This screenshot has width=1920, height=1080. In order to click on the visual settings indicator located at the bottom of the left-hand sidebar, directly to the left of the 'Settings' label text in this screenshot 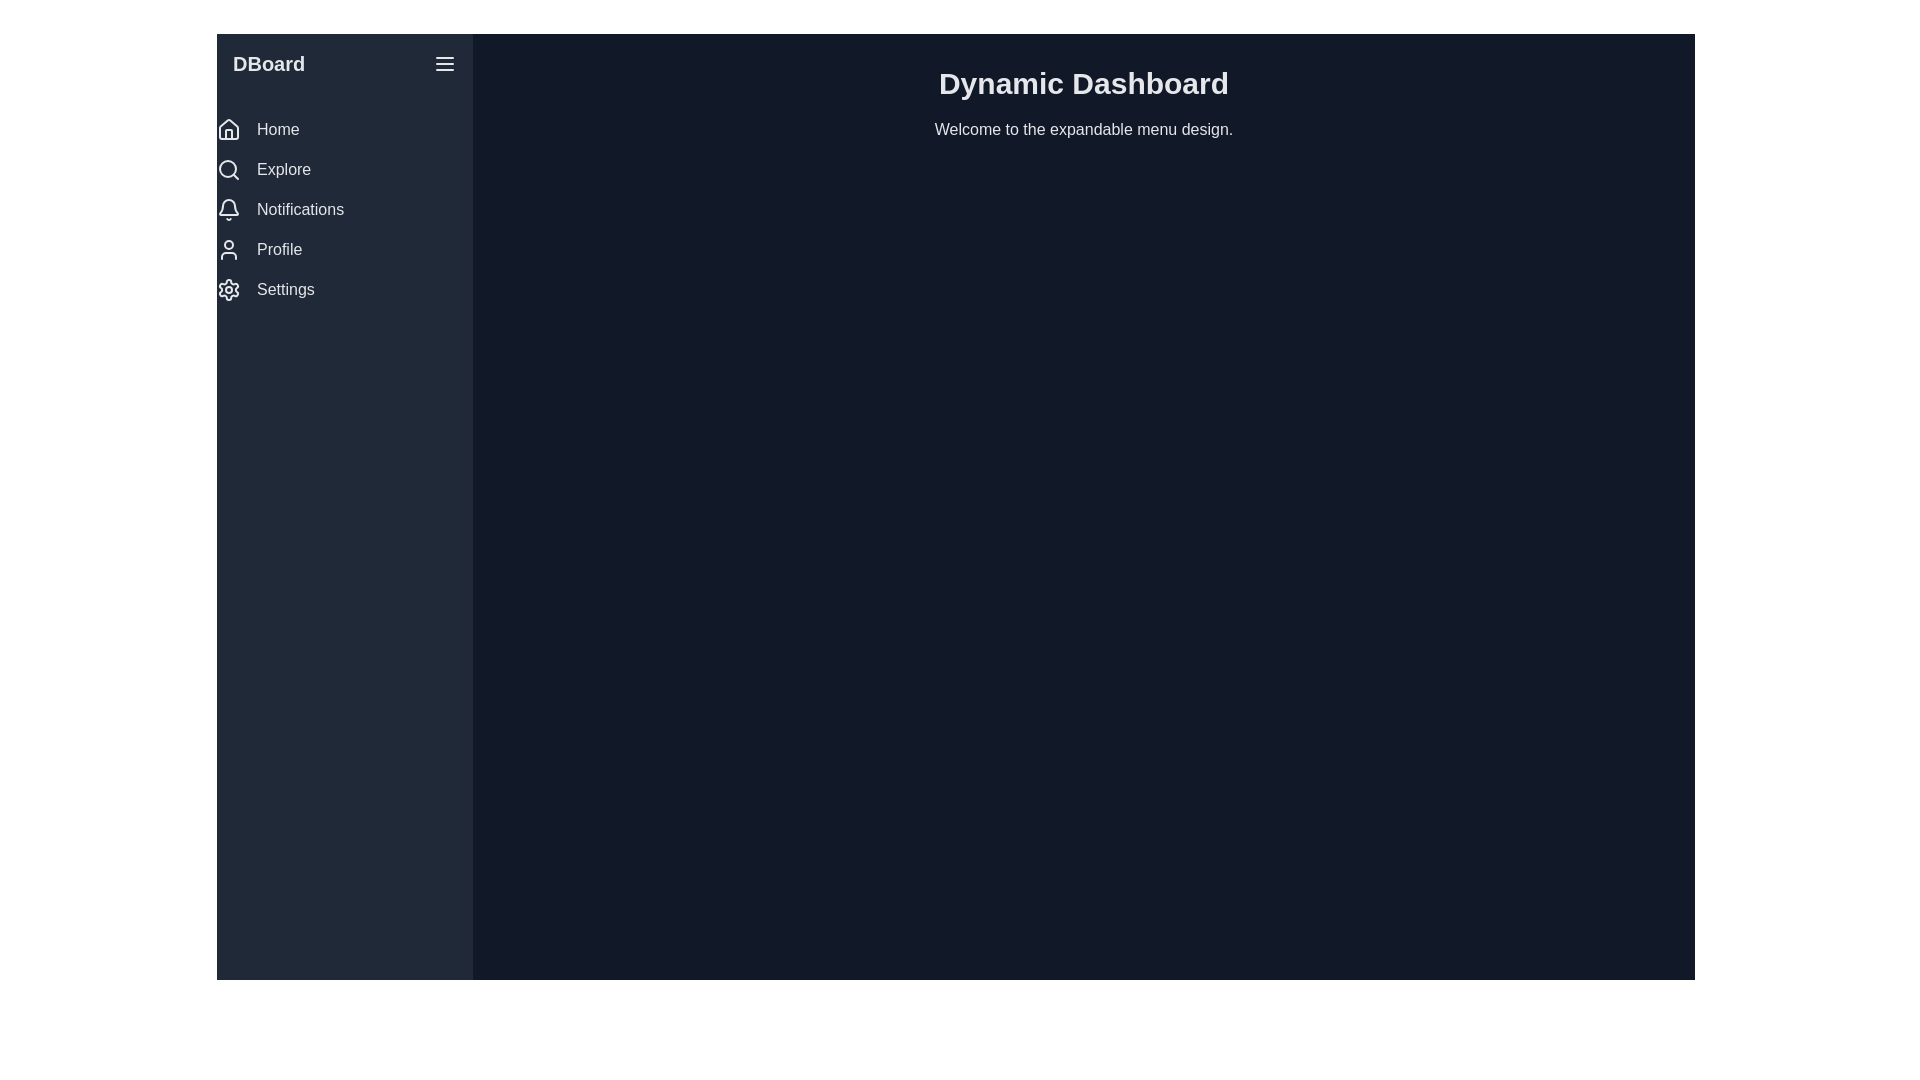, I will do `click(229, 289)`.